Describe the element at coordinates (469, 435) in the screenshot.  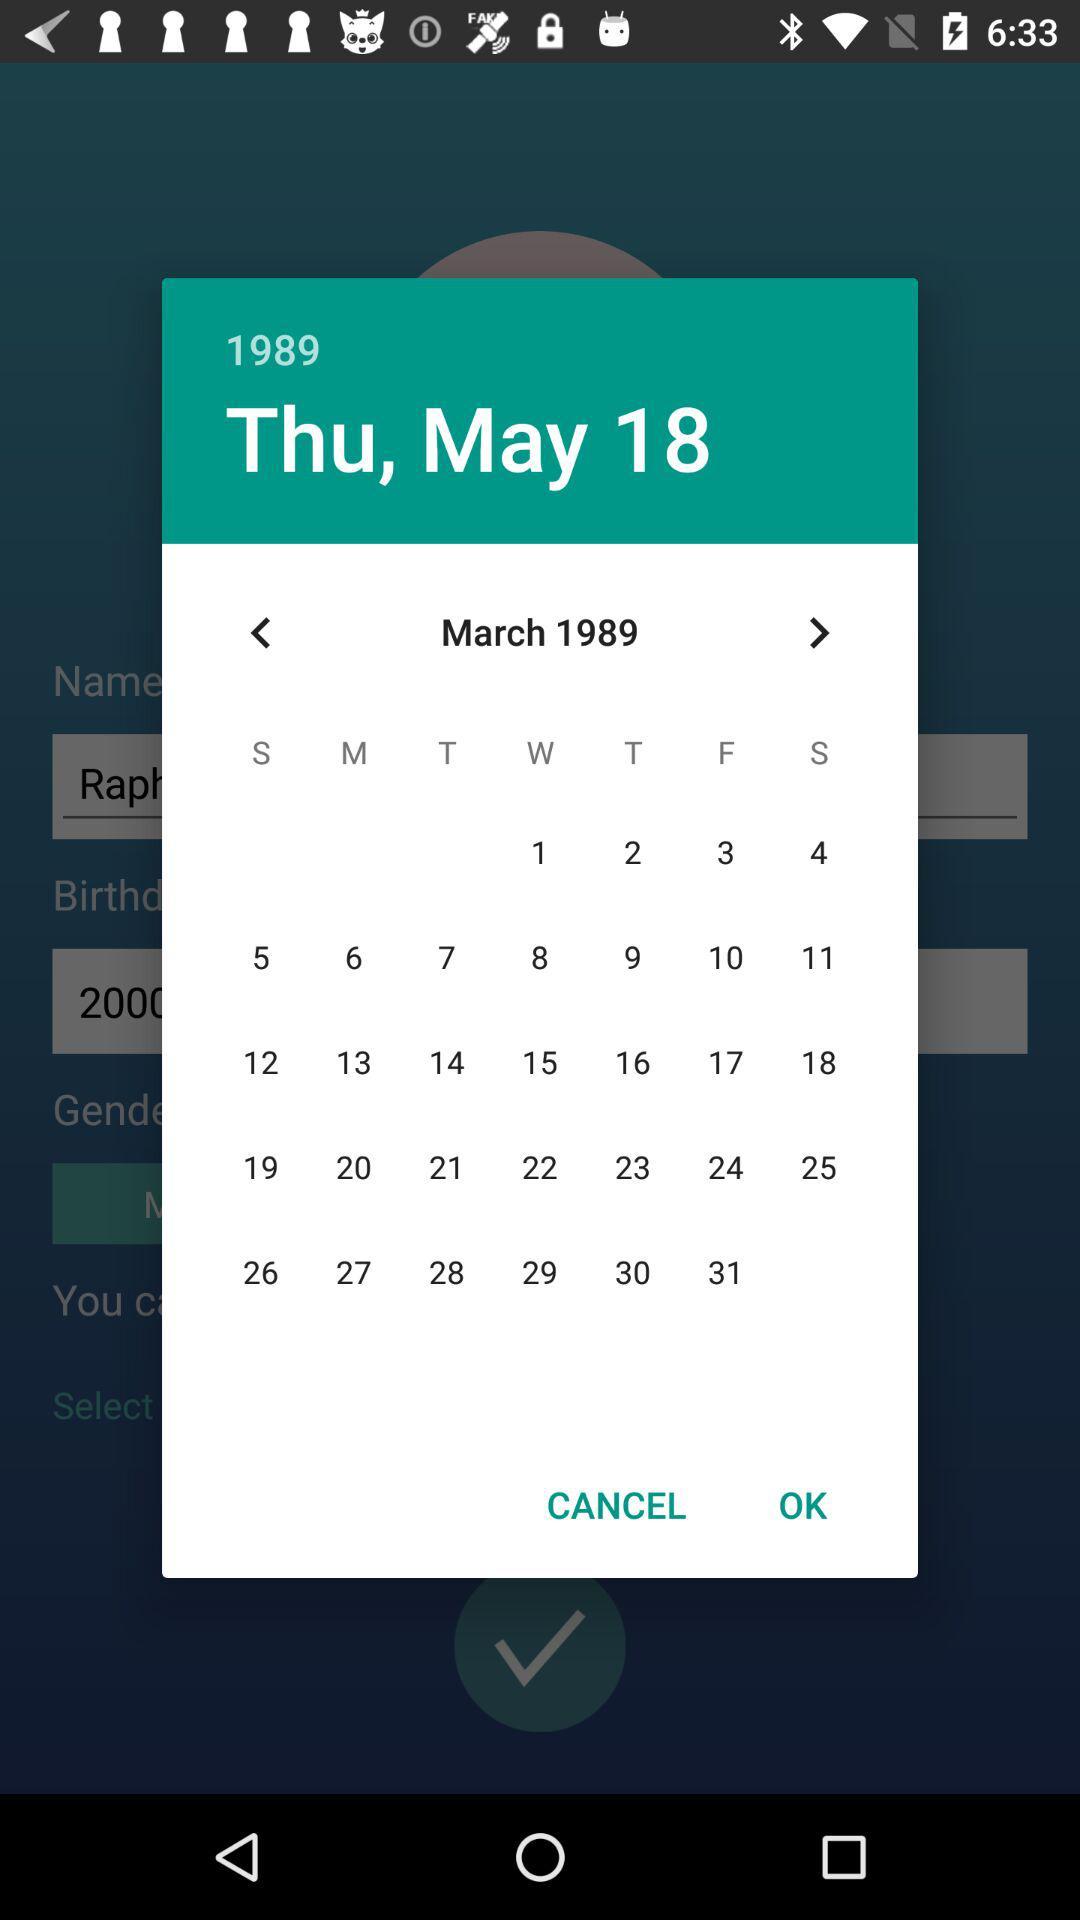
I see `the thu, may 18 item` at that location.